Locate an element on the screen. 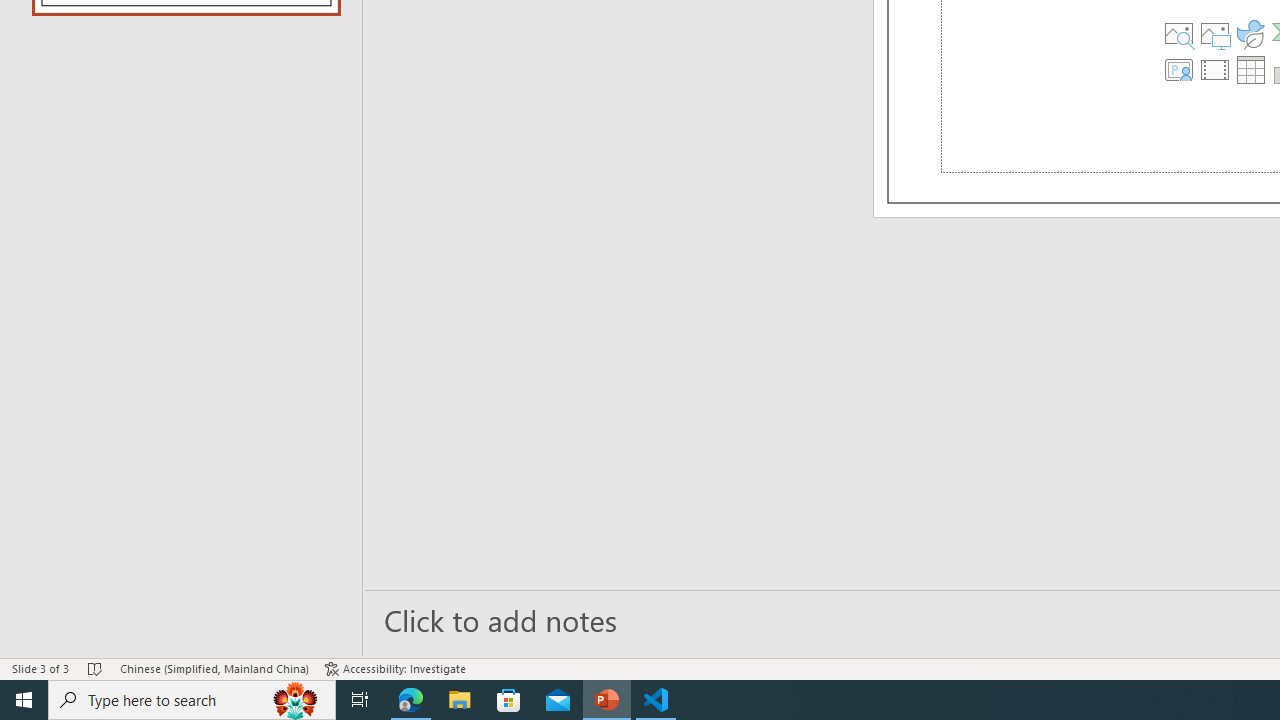 Image resolution: width=1280 pixels, height=720 pixels. 'Insert Video' is located at coordinates (1213, 68).